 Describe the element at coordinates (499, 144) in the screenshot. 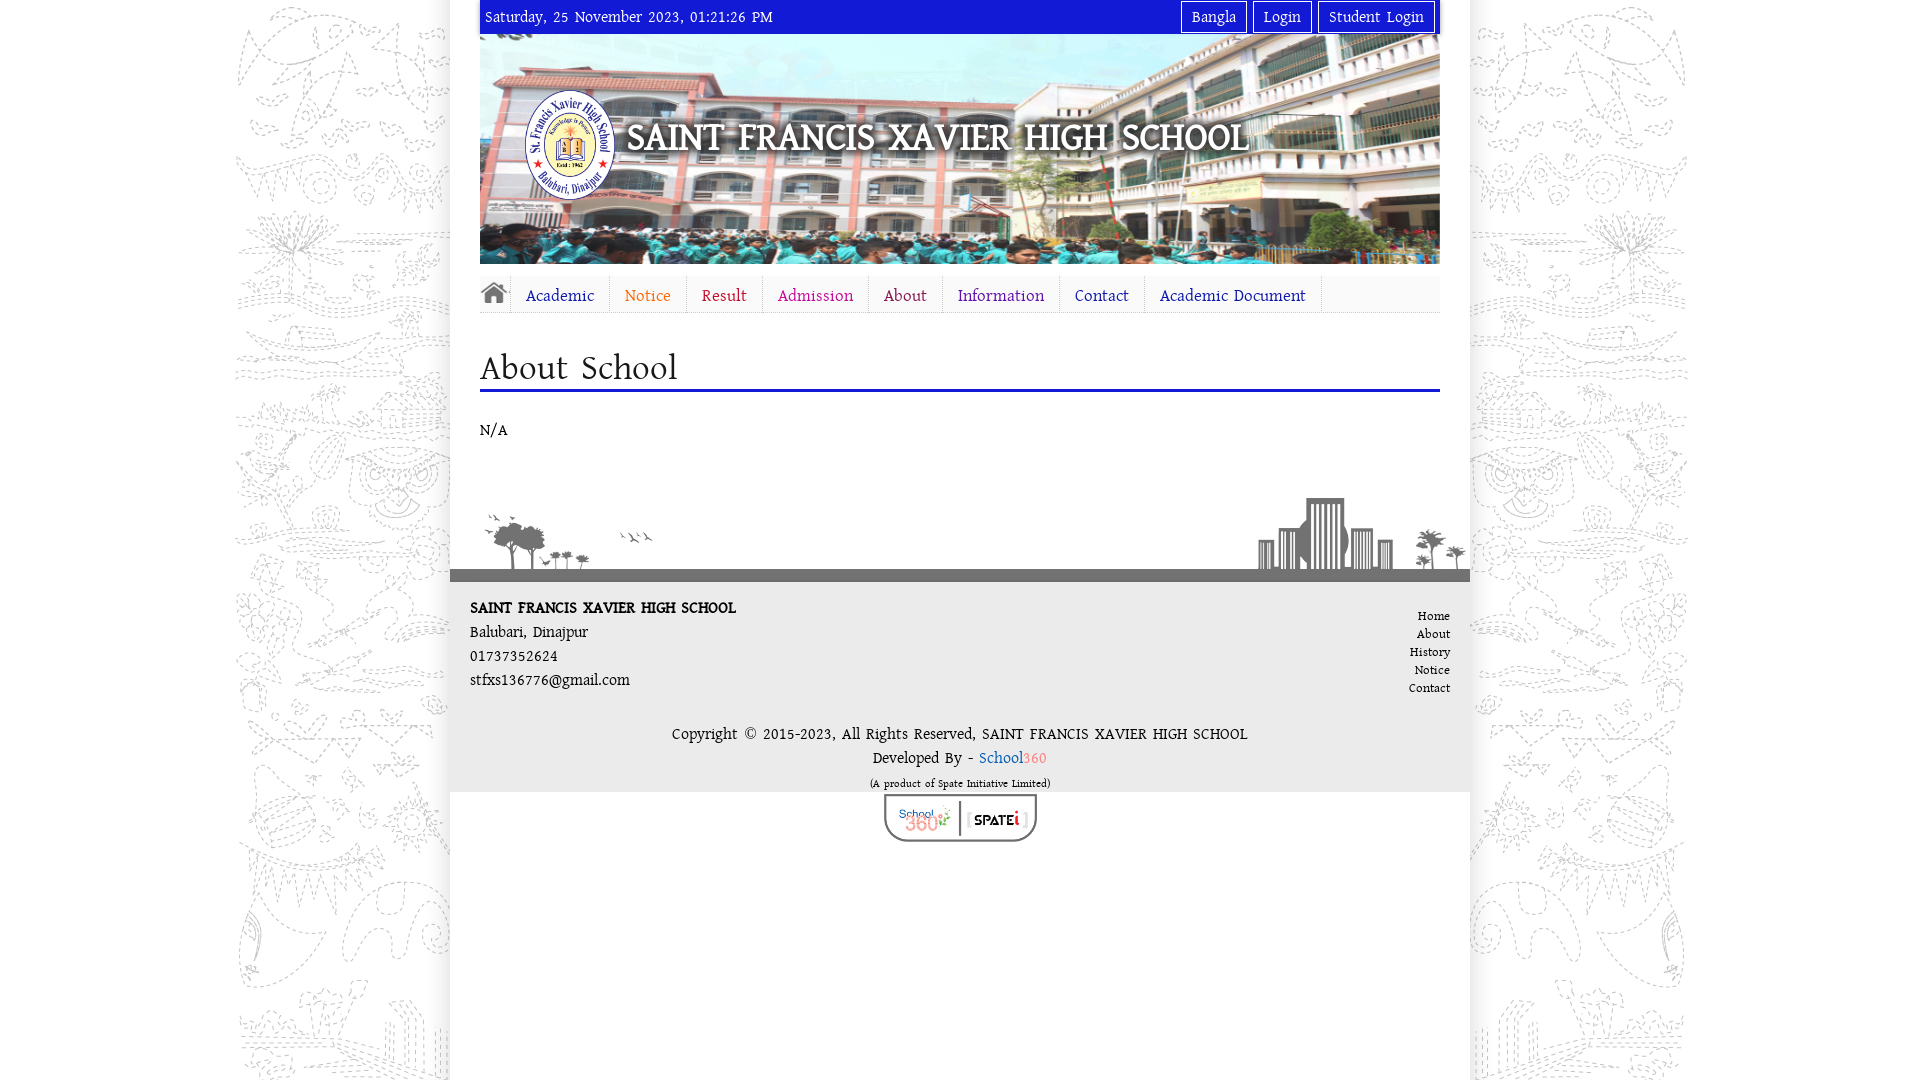

I see `'Previous'` at that location.